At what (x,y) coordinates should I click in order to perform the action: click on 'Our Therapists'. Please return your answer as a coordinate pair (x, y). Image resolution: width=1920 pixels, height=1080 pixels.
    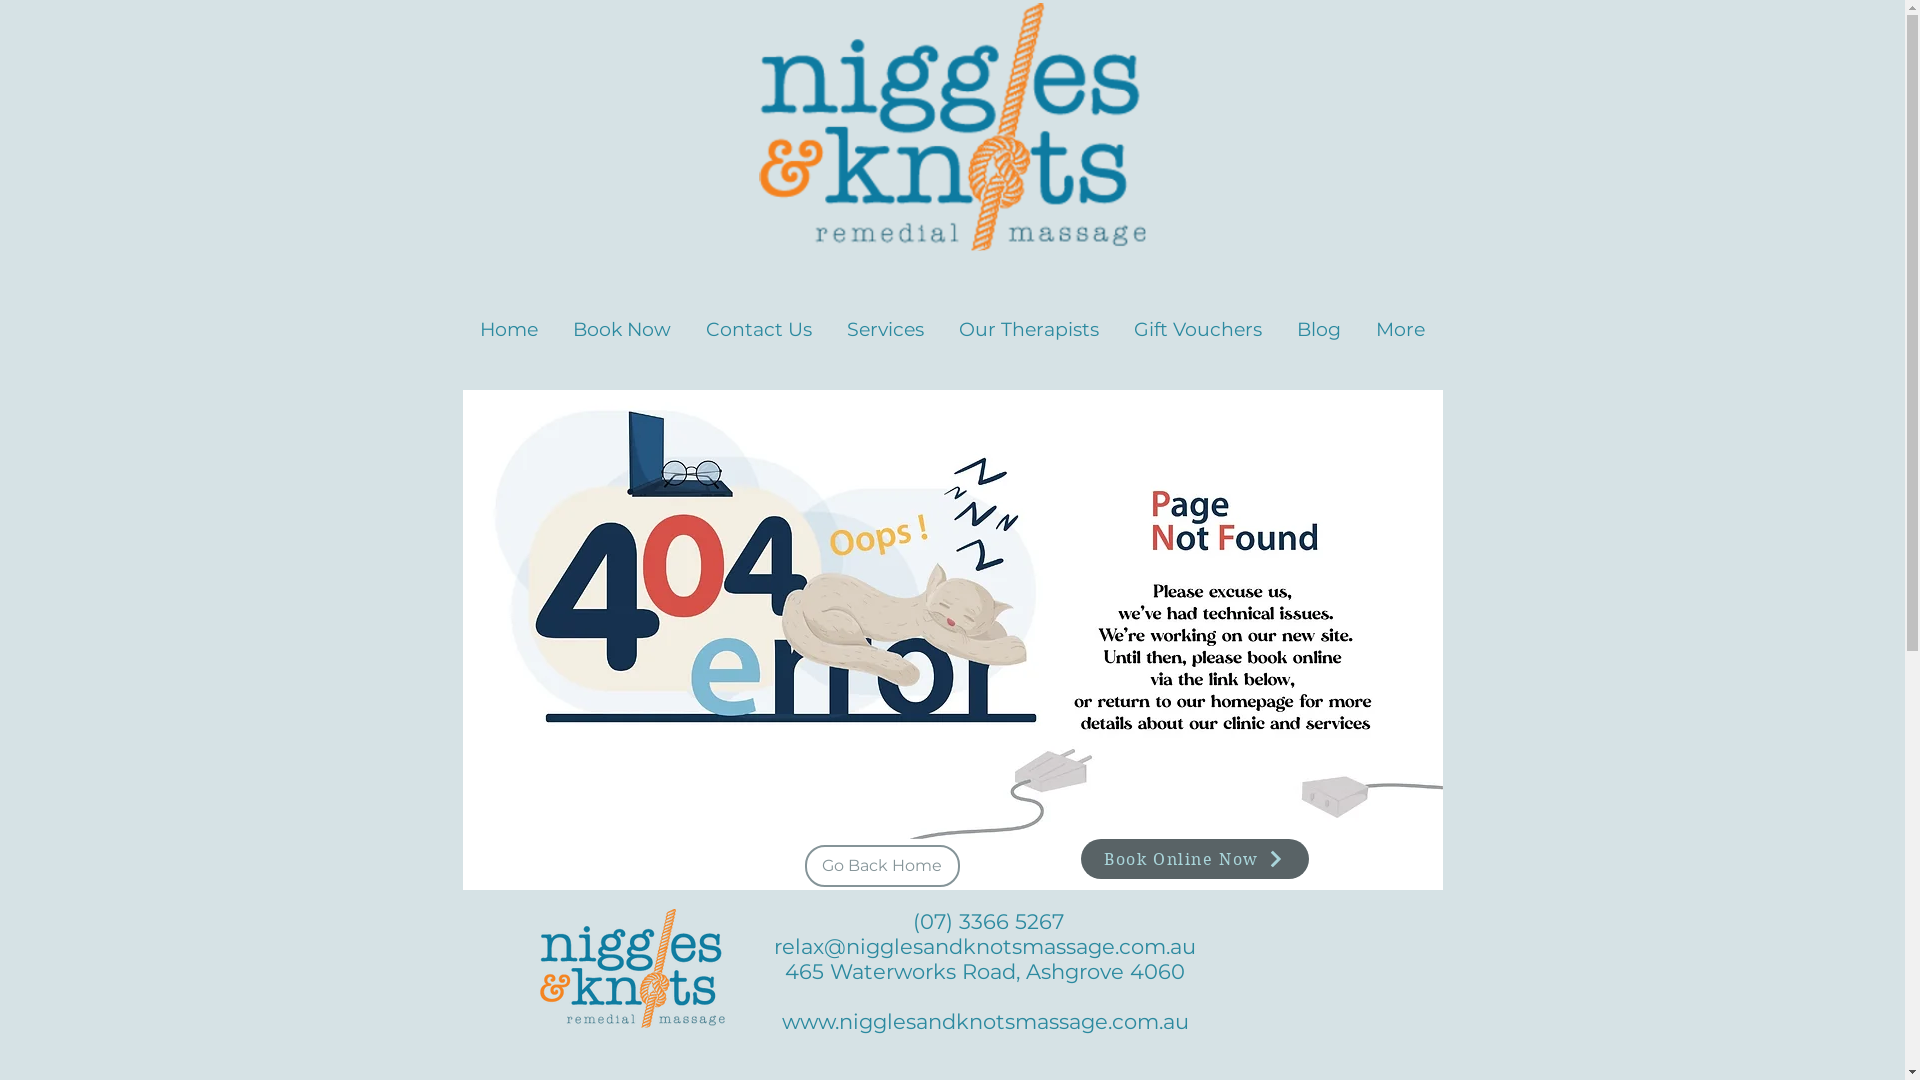
    Looking at the image, I should click on (940, 319).